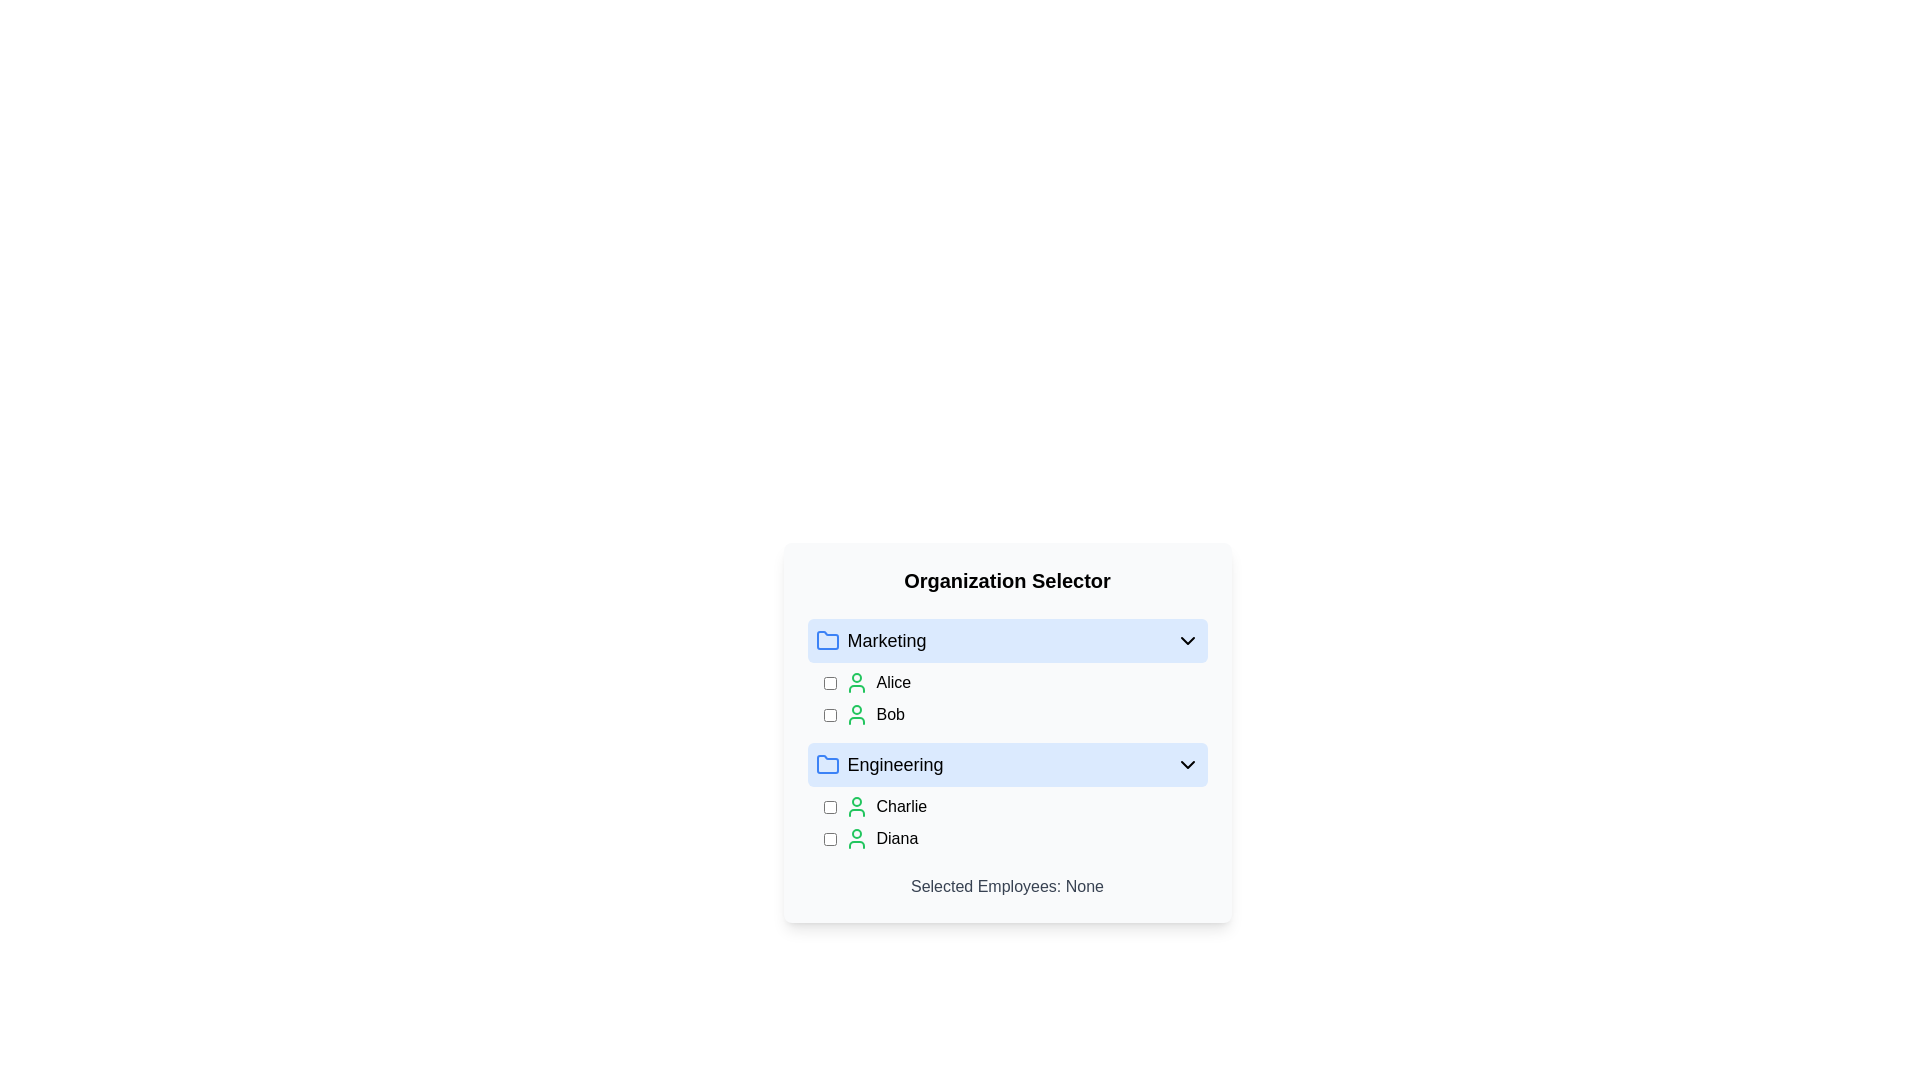  Describe the element at coordinates (856, 681) in the screenshot. I see `the user icon with a green outline and white background representing 'Alice' in the 'Marketing' group of the 'Organization Selector' panel` at that location.